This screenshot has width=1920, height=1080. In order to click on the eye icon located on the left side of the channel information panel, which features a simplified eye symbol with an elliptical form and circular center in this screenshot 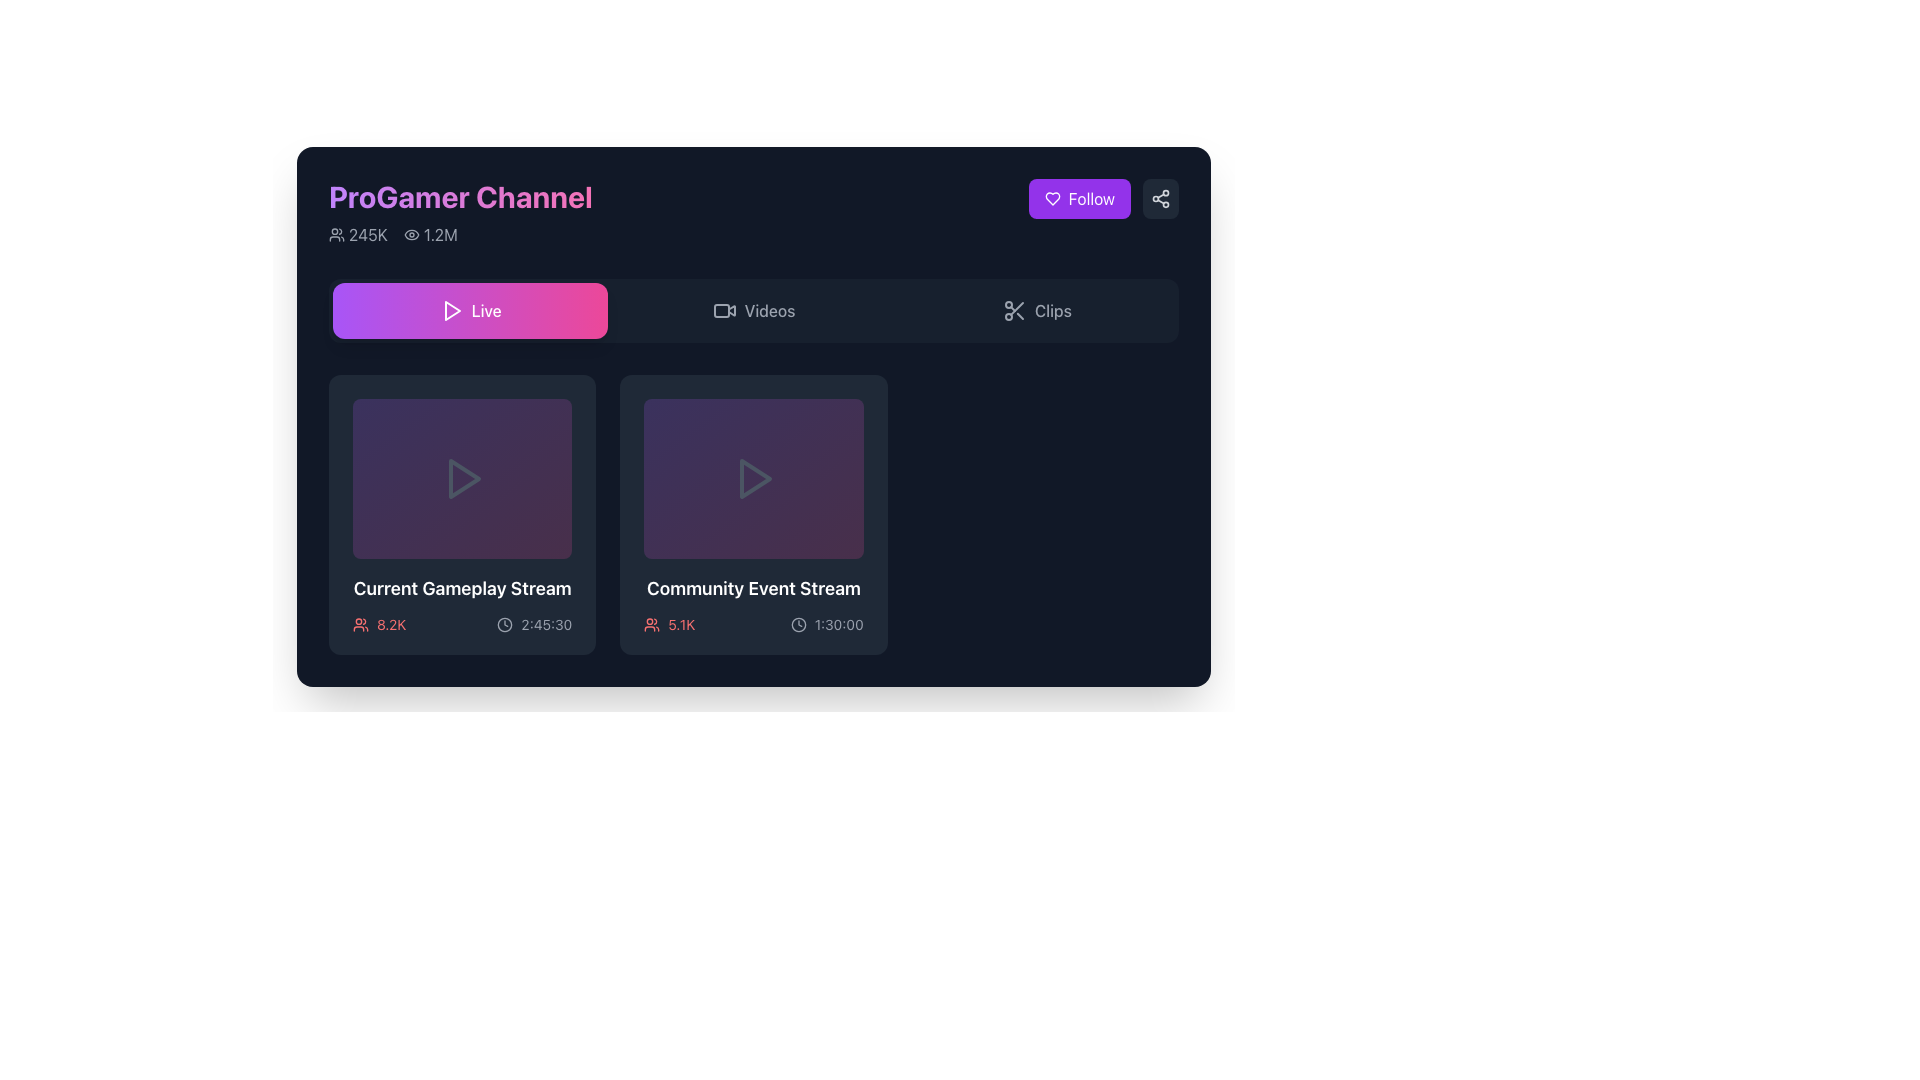, I will do `click(410, 234)`.